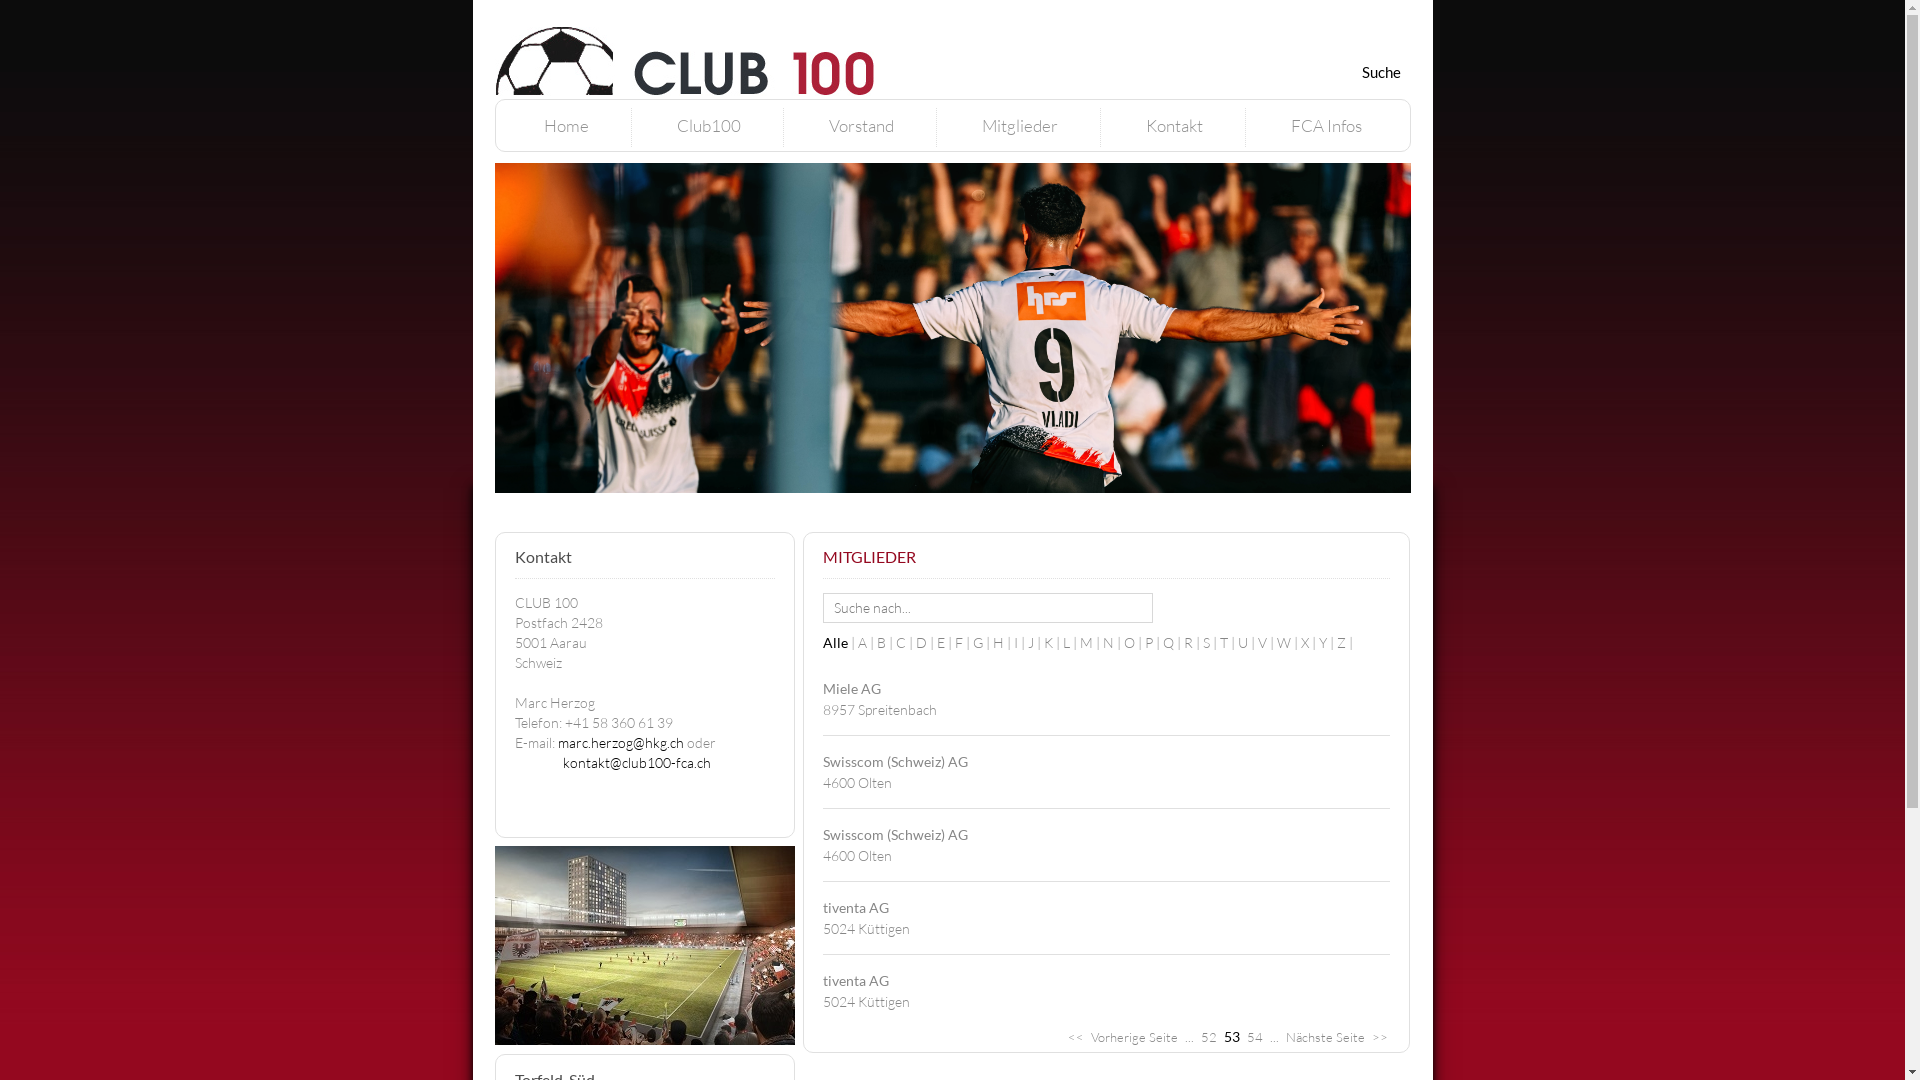  I want to click on 'O', so click(1134, 642).